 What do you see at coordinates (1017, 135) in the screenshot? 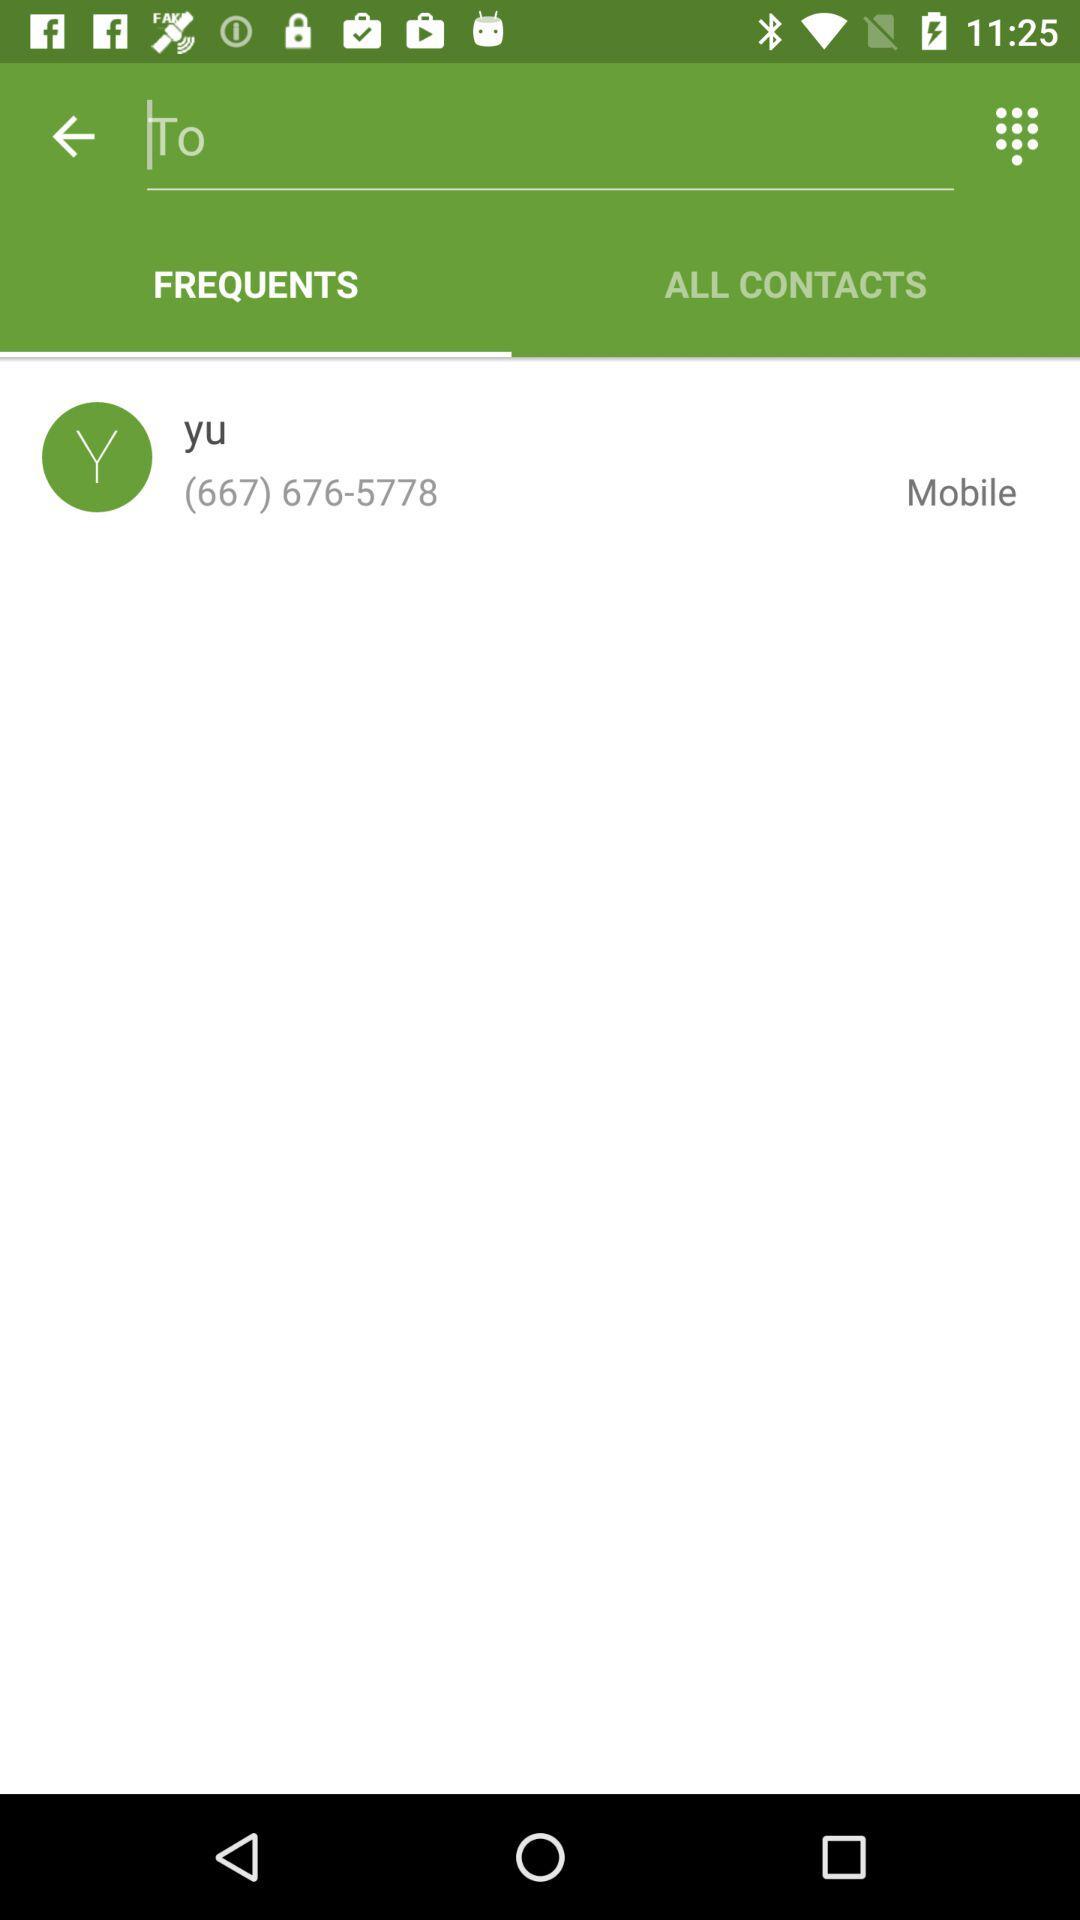
I see `icon above the all contacts` at bounding box center [1017, 135].